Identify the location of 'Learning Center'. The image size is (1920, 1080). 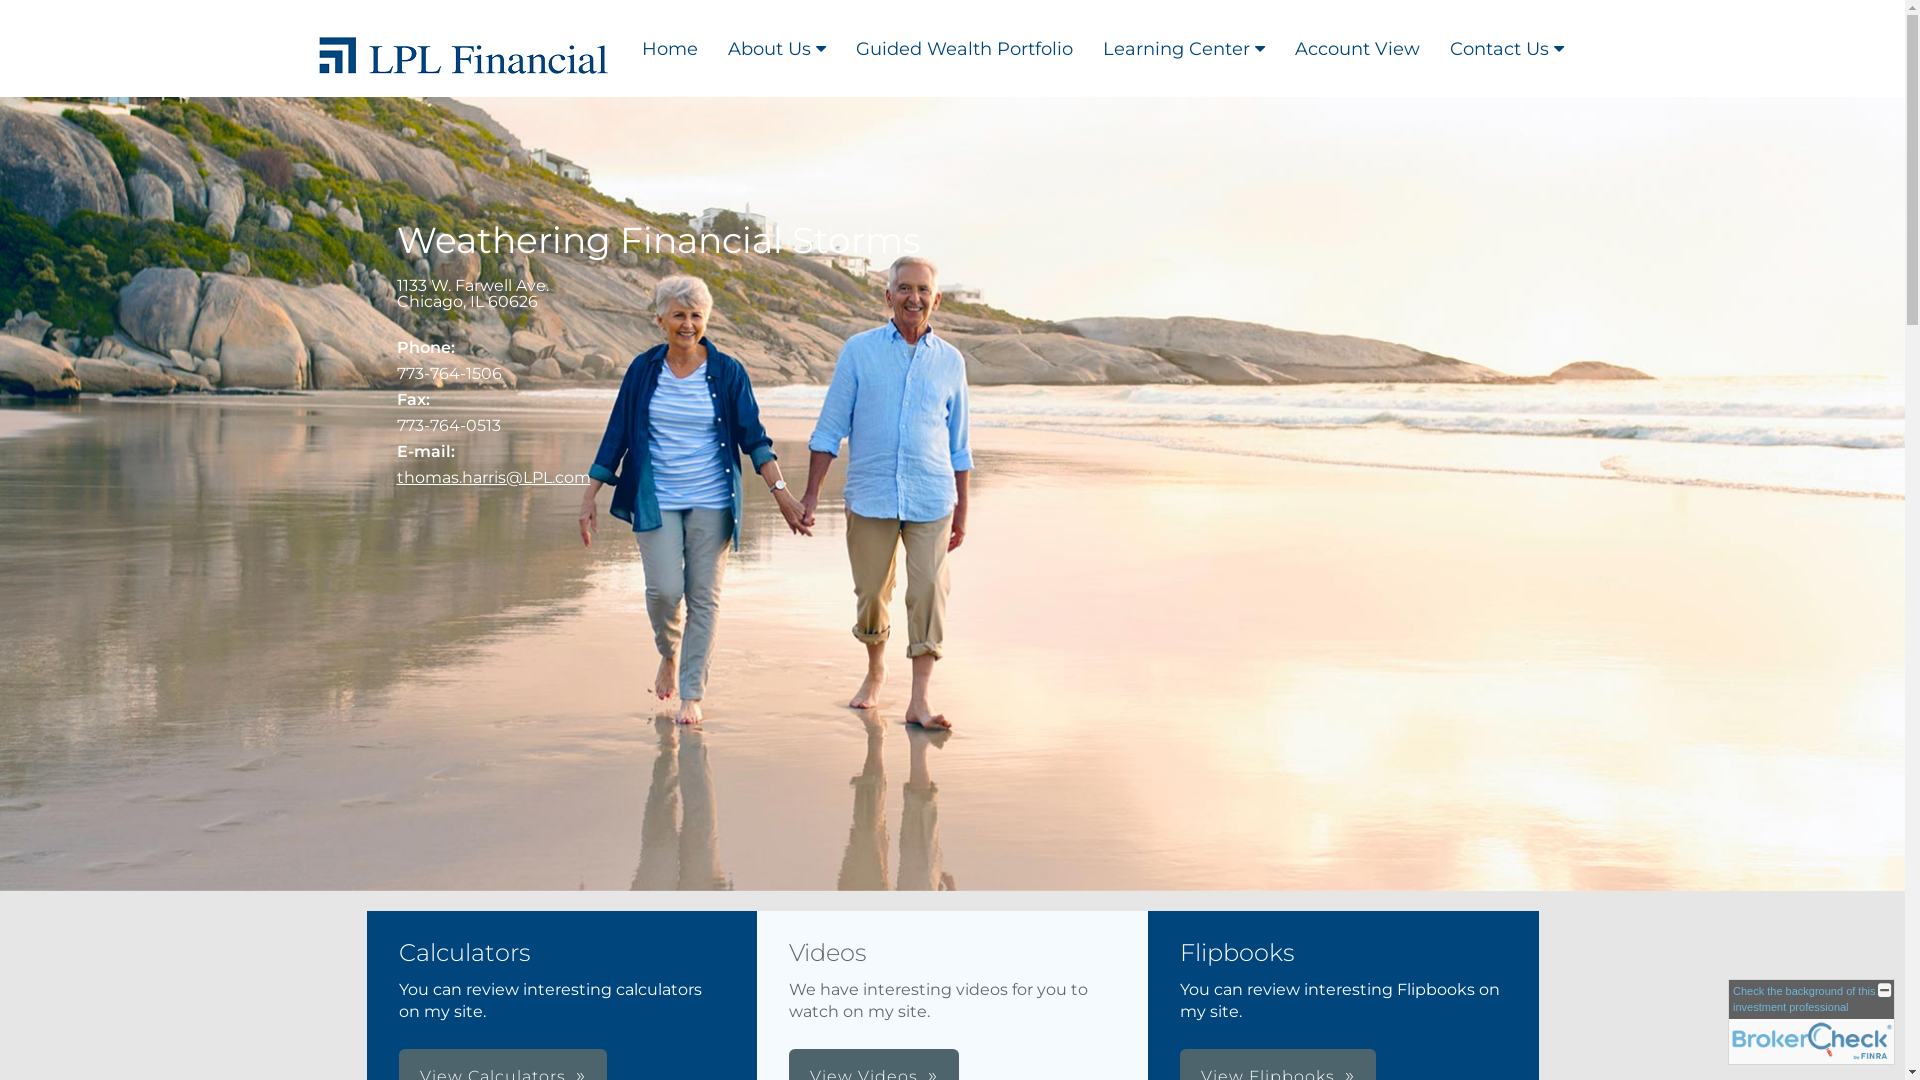
(1087, 46).